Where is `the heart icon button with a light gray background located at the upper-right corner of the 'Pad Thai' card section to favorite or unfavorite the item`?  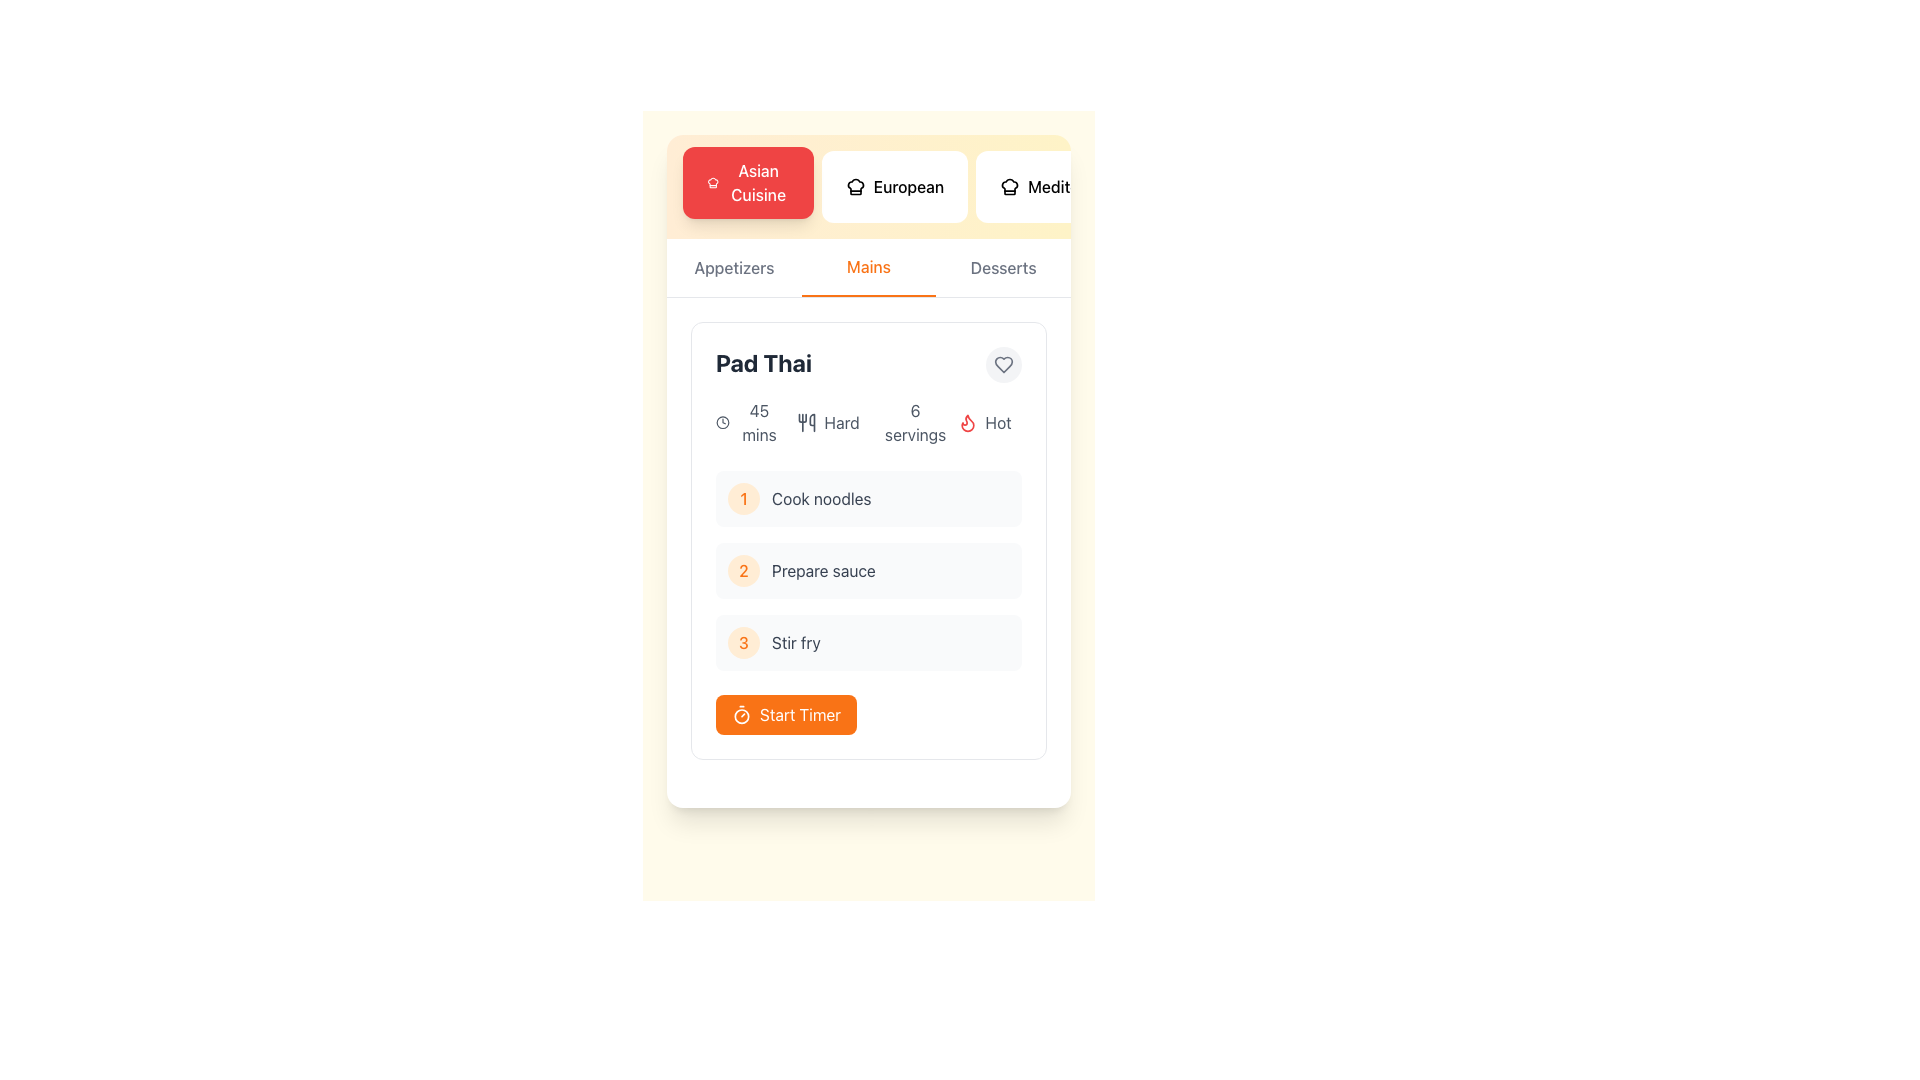
the heart icon button with a light gray background located at the upper-right corner of the 'Pad Thai' card section to favorite or unfavorite the item is located at coordinates (1003, 365).